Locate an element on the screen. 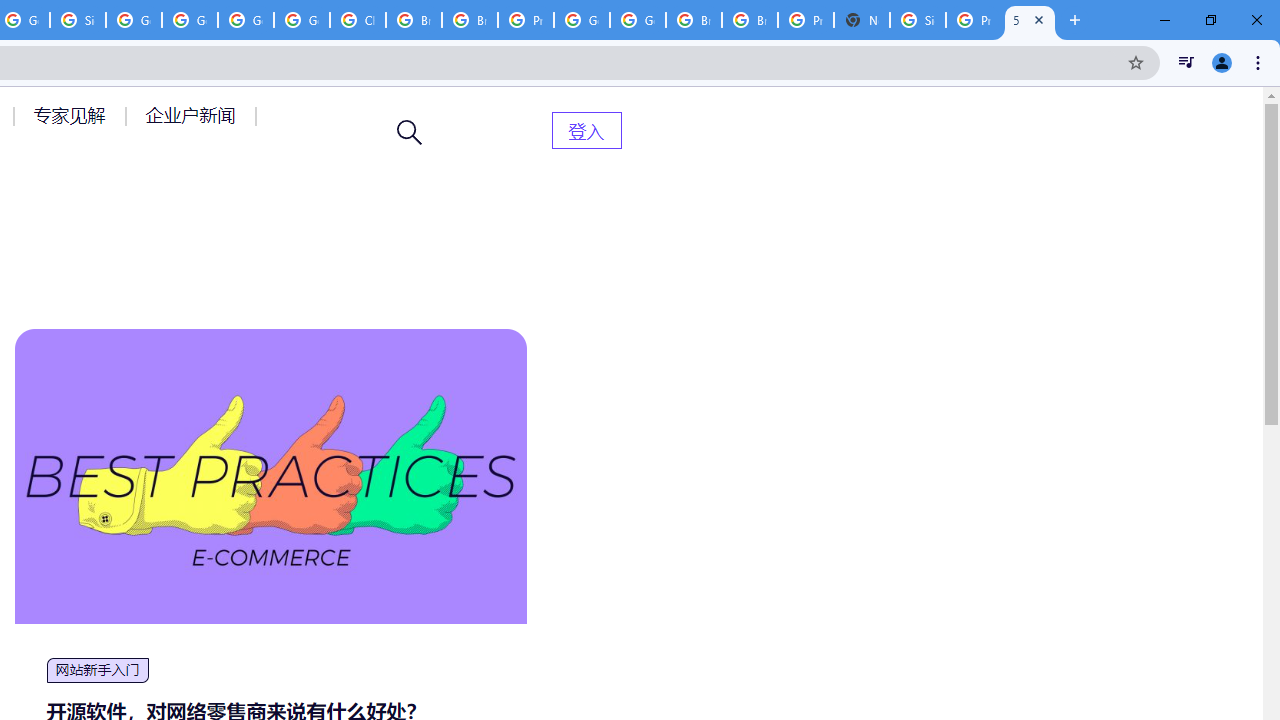 Image resolution: width=1280 pixels, height=720 pixels. 'New Tab' is located at coordinates (862, 20).